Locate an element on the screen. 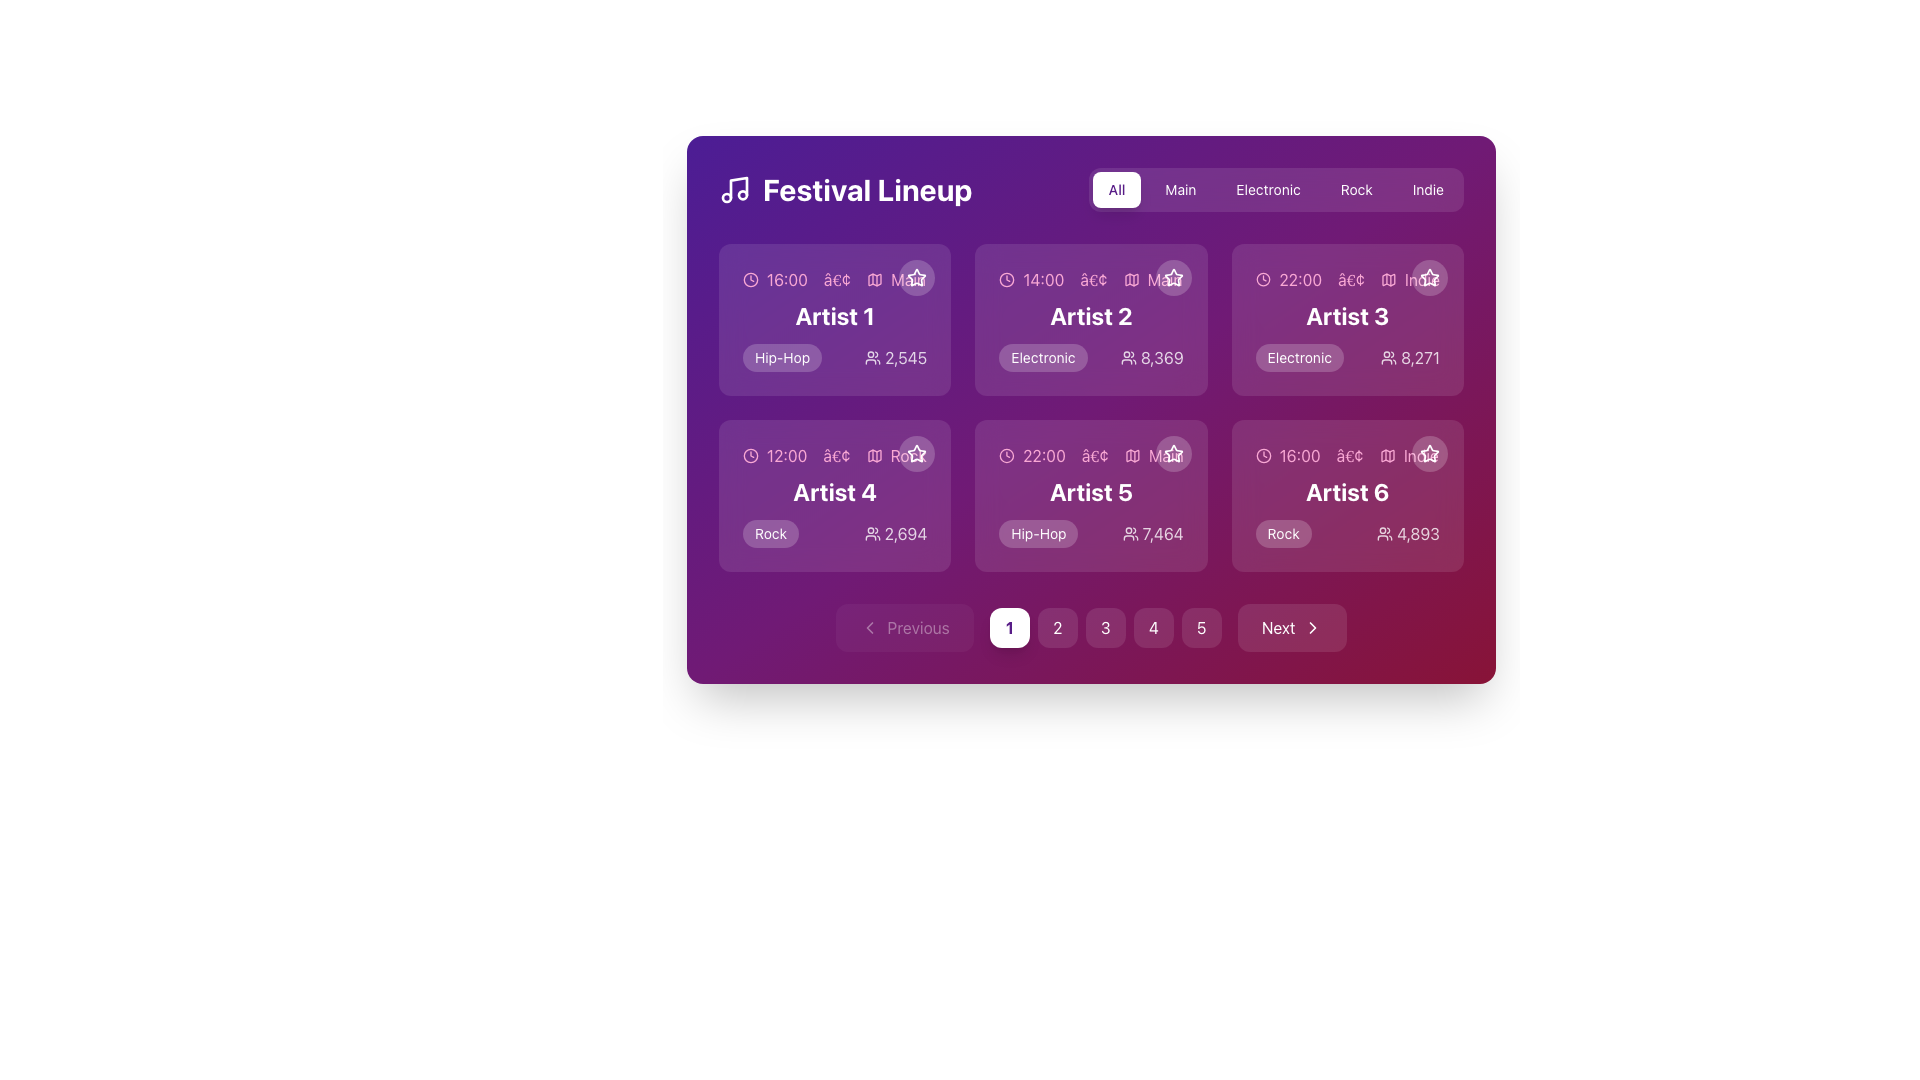 The height and width of the screenshot is (1080, 1920). the textual symbol '•' located to the right of the time '14:00' and before the map icon within the panel for 'Artist 2' in the second tile of the upper row is located at coordinates (1093, 280).